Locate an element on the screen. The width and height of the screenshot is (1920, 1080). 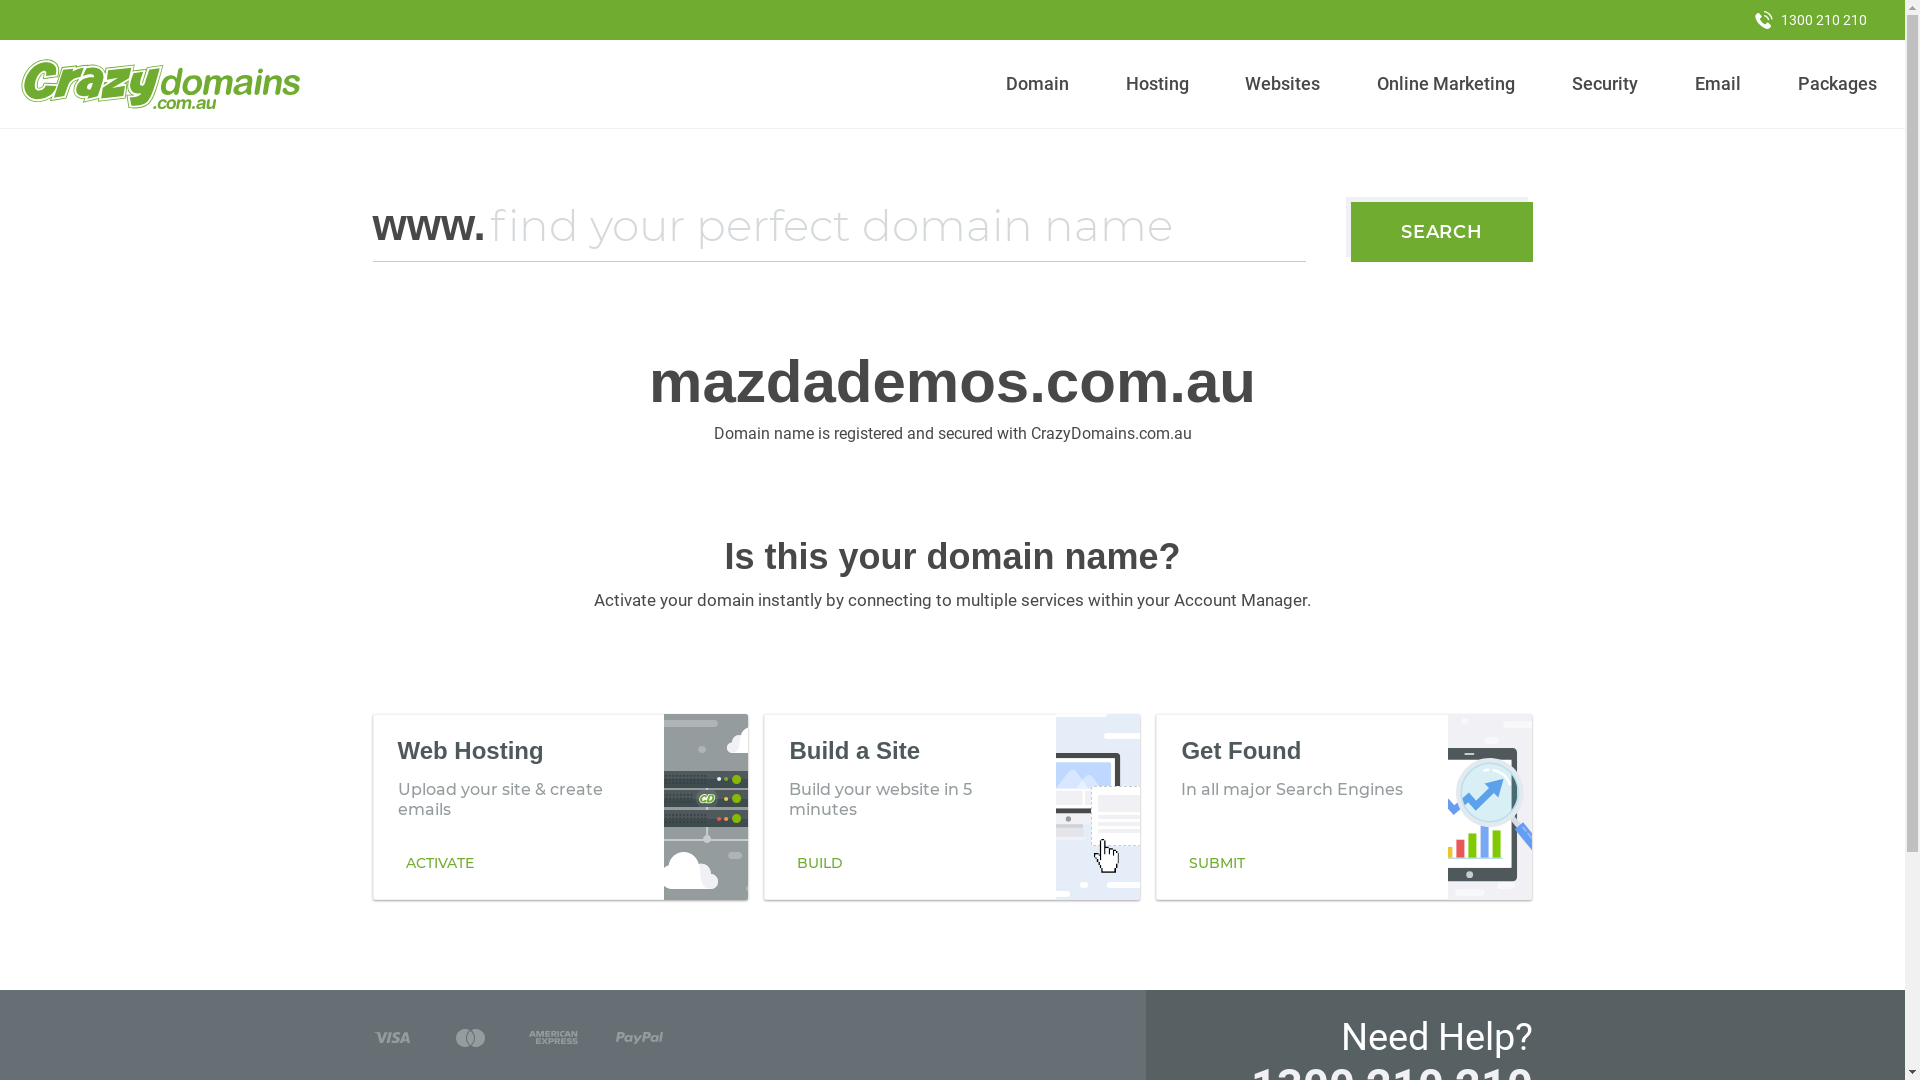
'SEARCH' is located at coordinates (1441, 230).